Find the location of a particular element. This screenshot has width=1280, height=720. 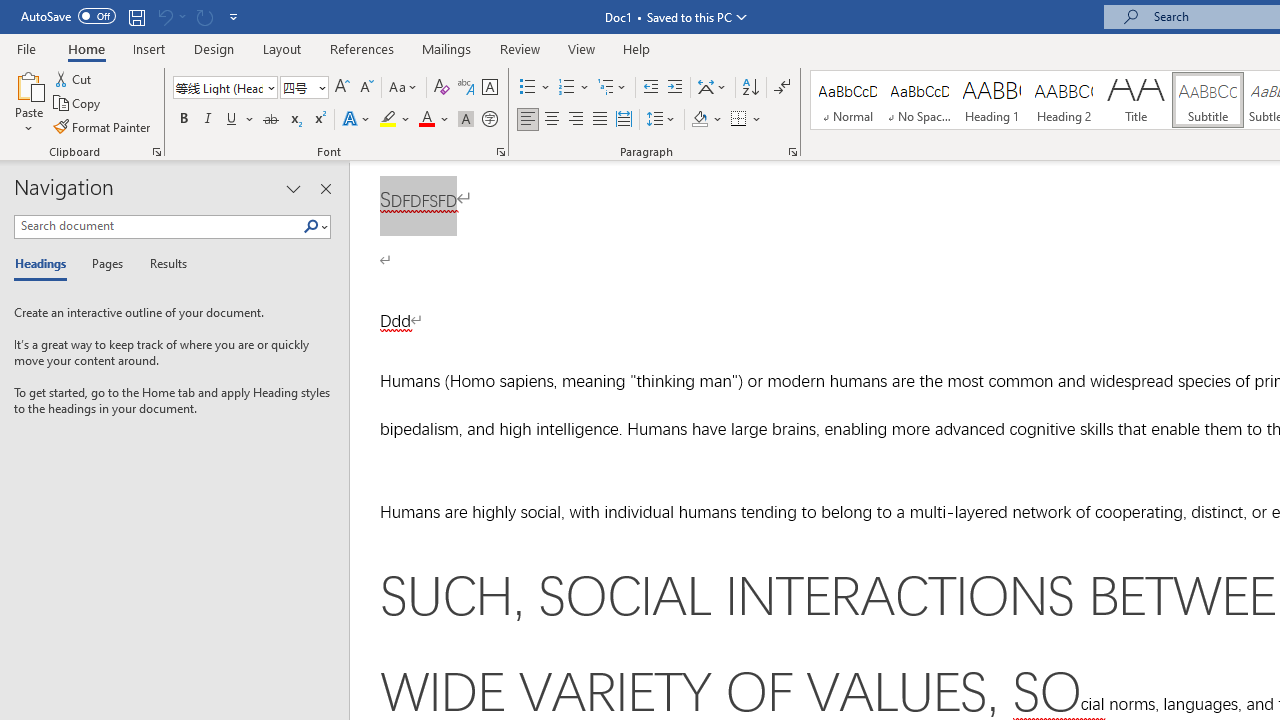

'References' is located at coordinates (362, 48).